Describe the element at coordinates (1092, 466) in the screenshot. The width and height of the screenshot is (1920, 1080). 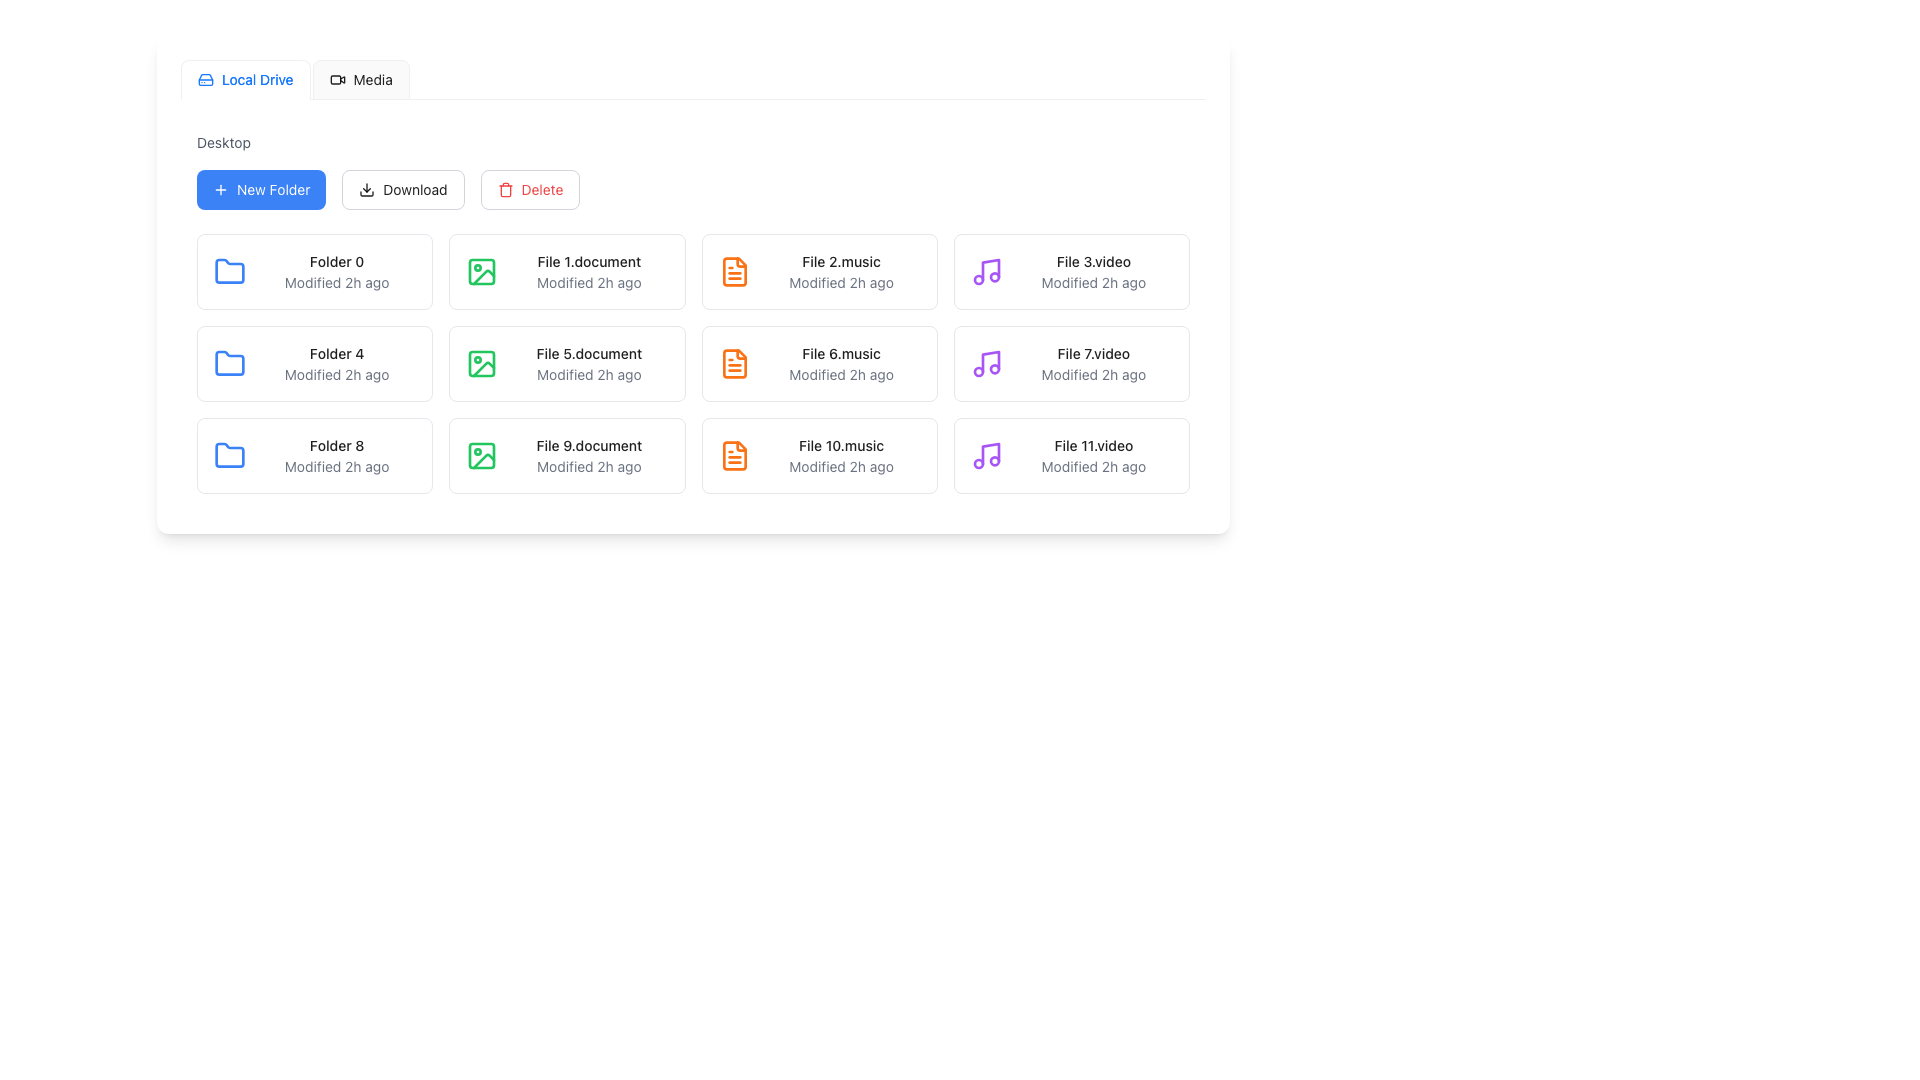
I see `the text label that provides metadata about the modification time of the file, located in the third file row and fourth column, below the text 'File 11.video.'` at that location.